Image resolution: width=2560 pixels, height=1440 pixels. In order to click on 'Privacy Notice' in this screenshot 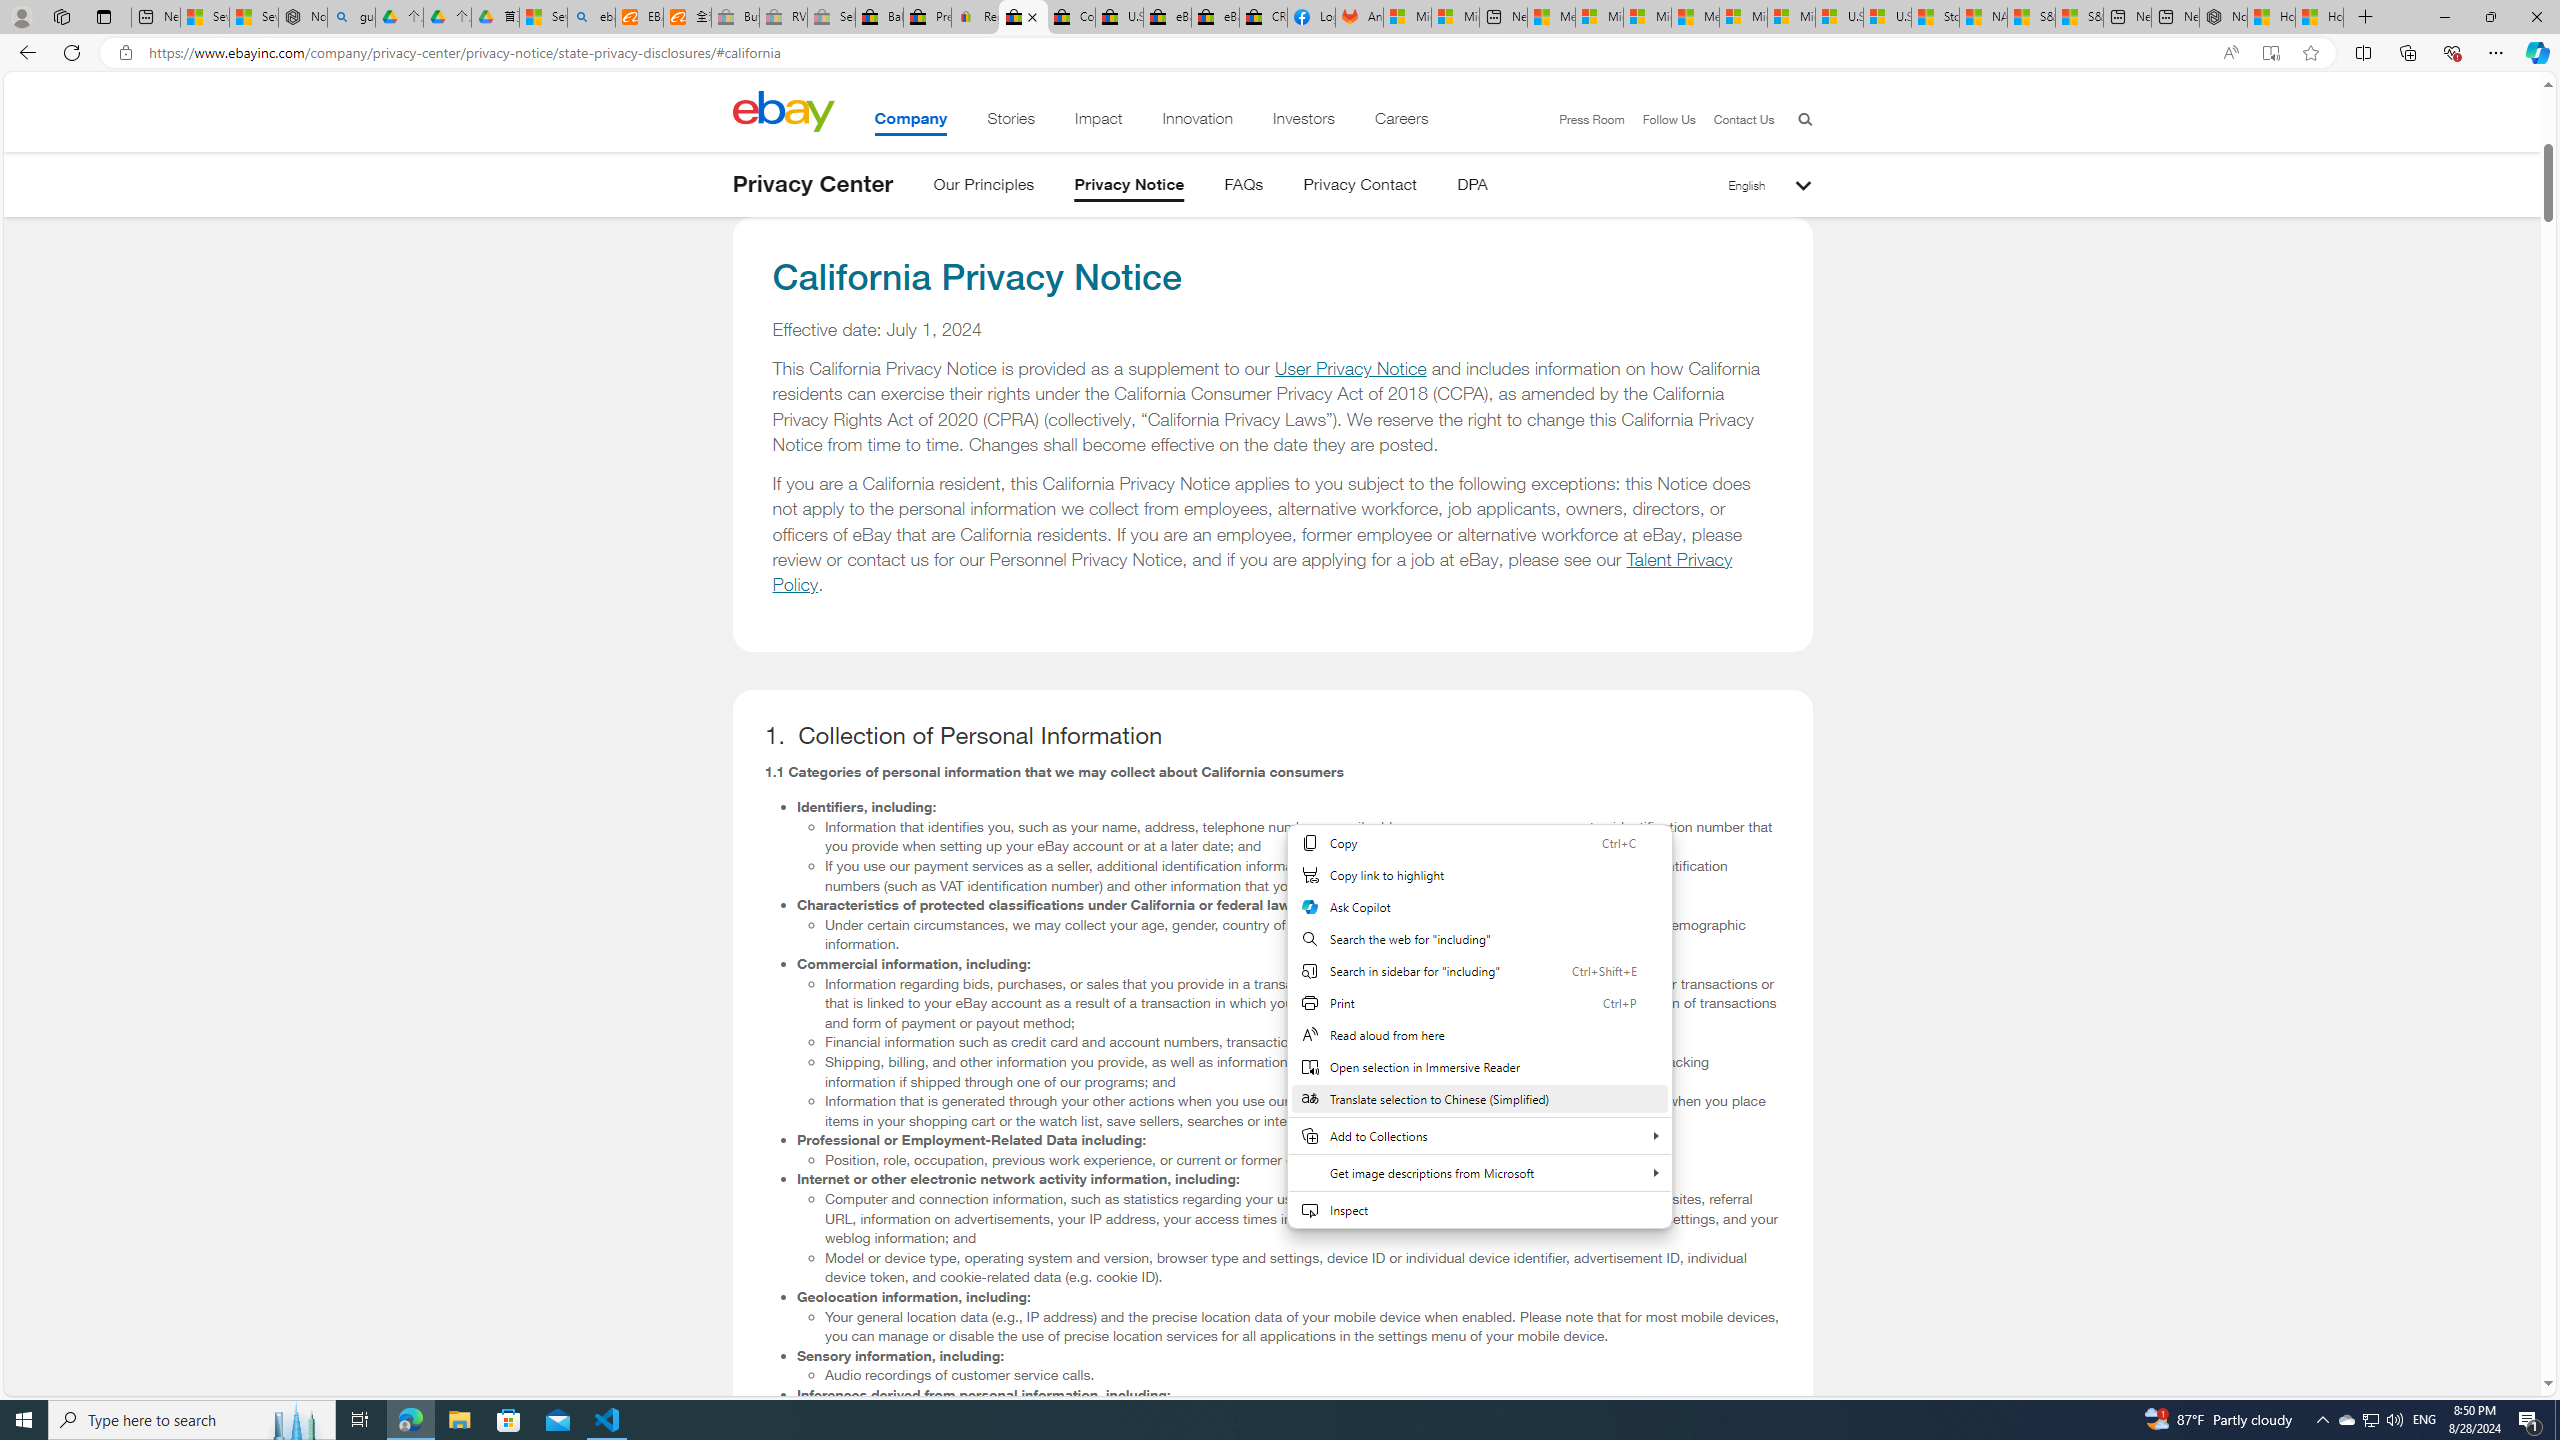, I will do `click(1129, 187)`.